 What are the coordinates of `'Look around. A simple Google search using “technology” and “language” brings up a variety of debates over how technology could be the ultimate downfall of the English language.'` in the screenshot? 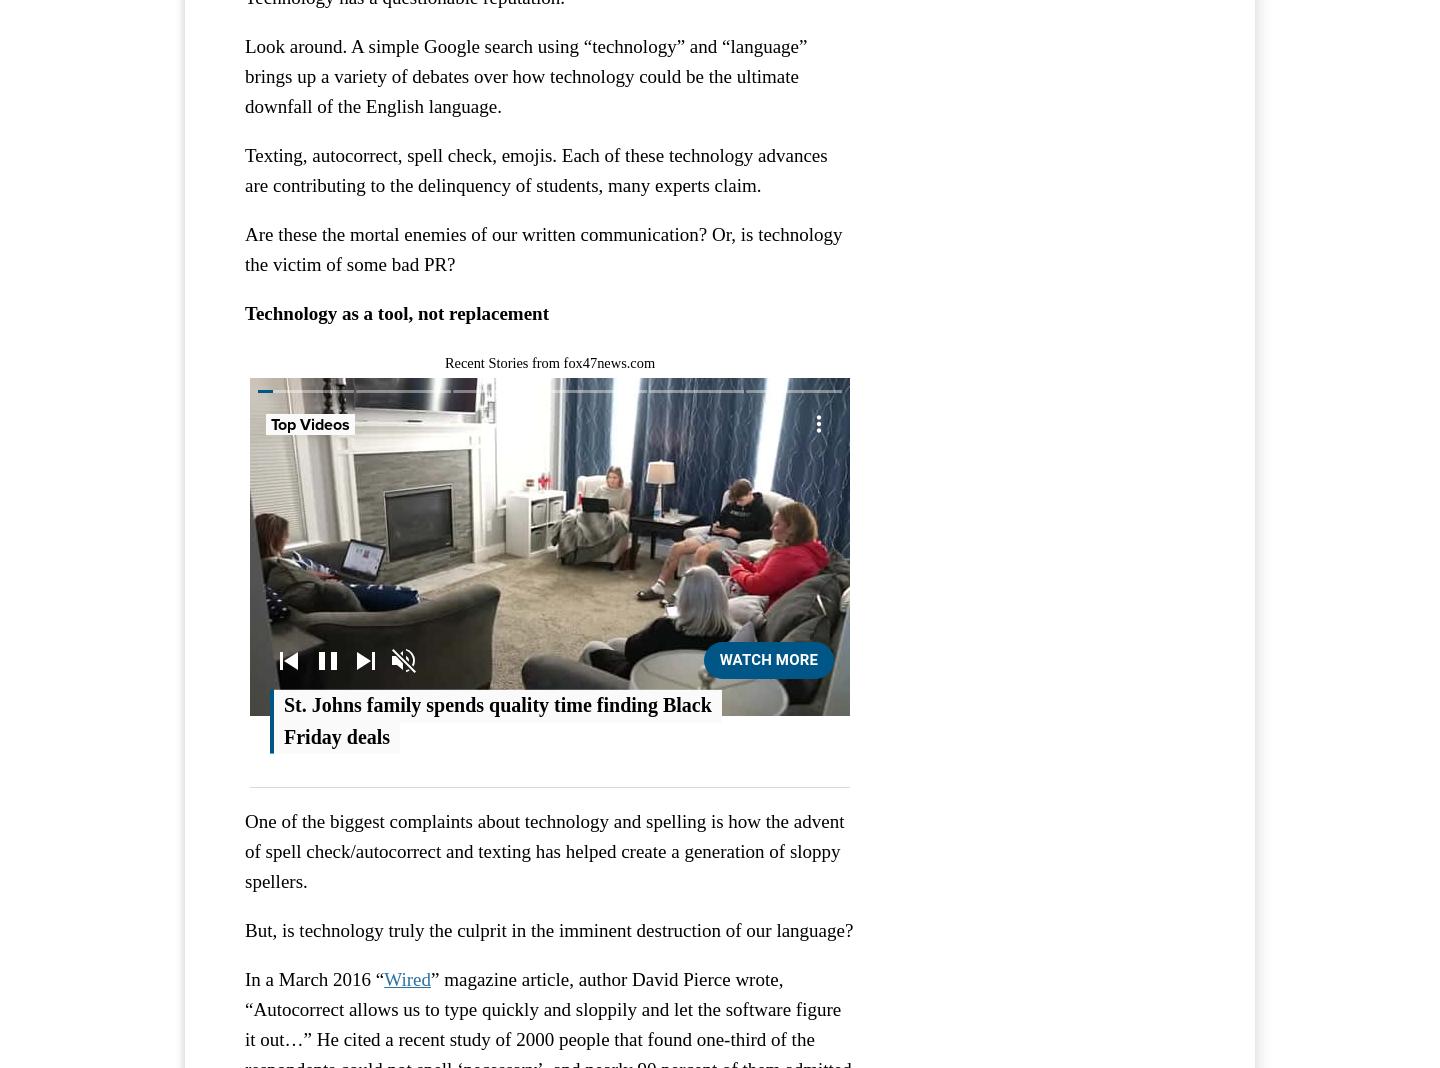 It's located at (243, 75).